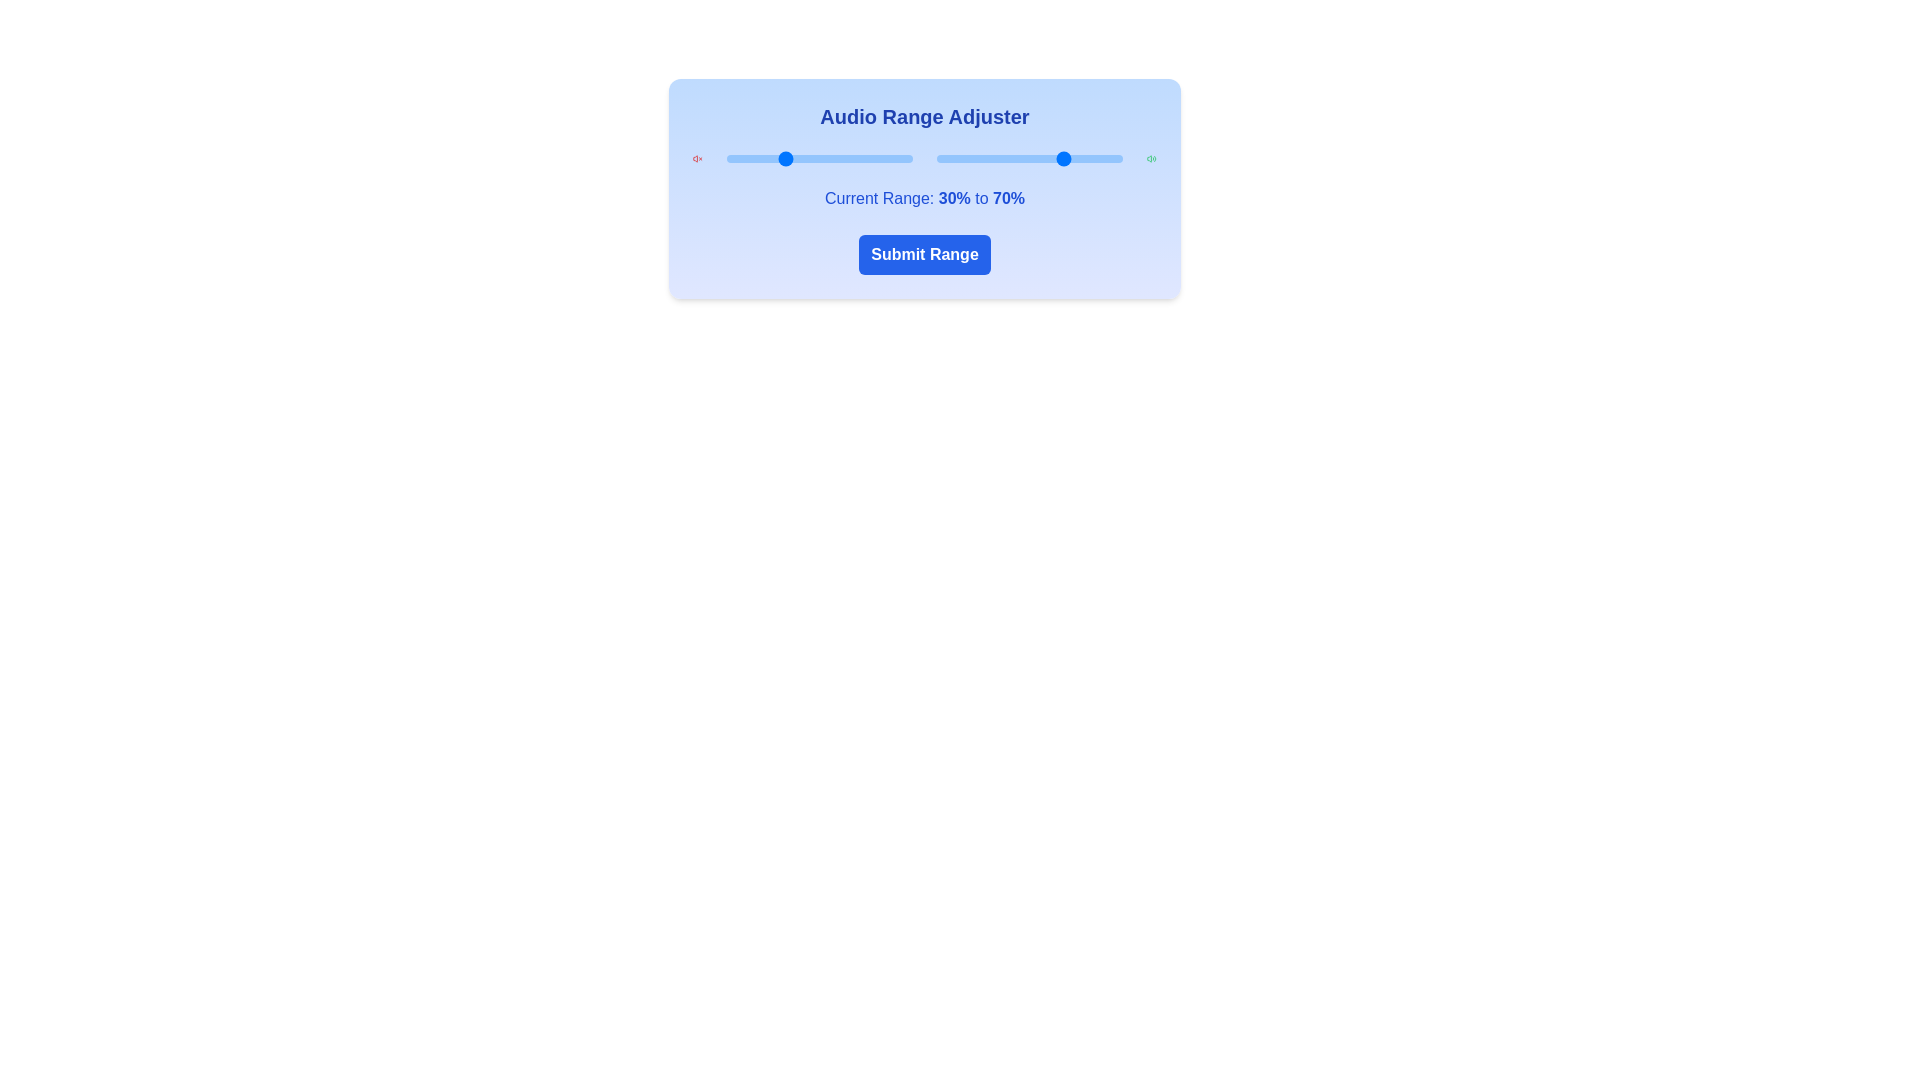 Image resolution: width=1920 pixels, height=1080 pixels. I want to click on the submit button located below the text 'Current Range: 30% to 70%' in the blue gradient card titled 'Audio Range Adjuster' to trigger a visual effect, so click(924, 253).